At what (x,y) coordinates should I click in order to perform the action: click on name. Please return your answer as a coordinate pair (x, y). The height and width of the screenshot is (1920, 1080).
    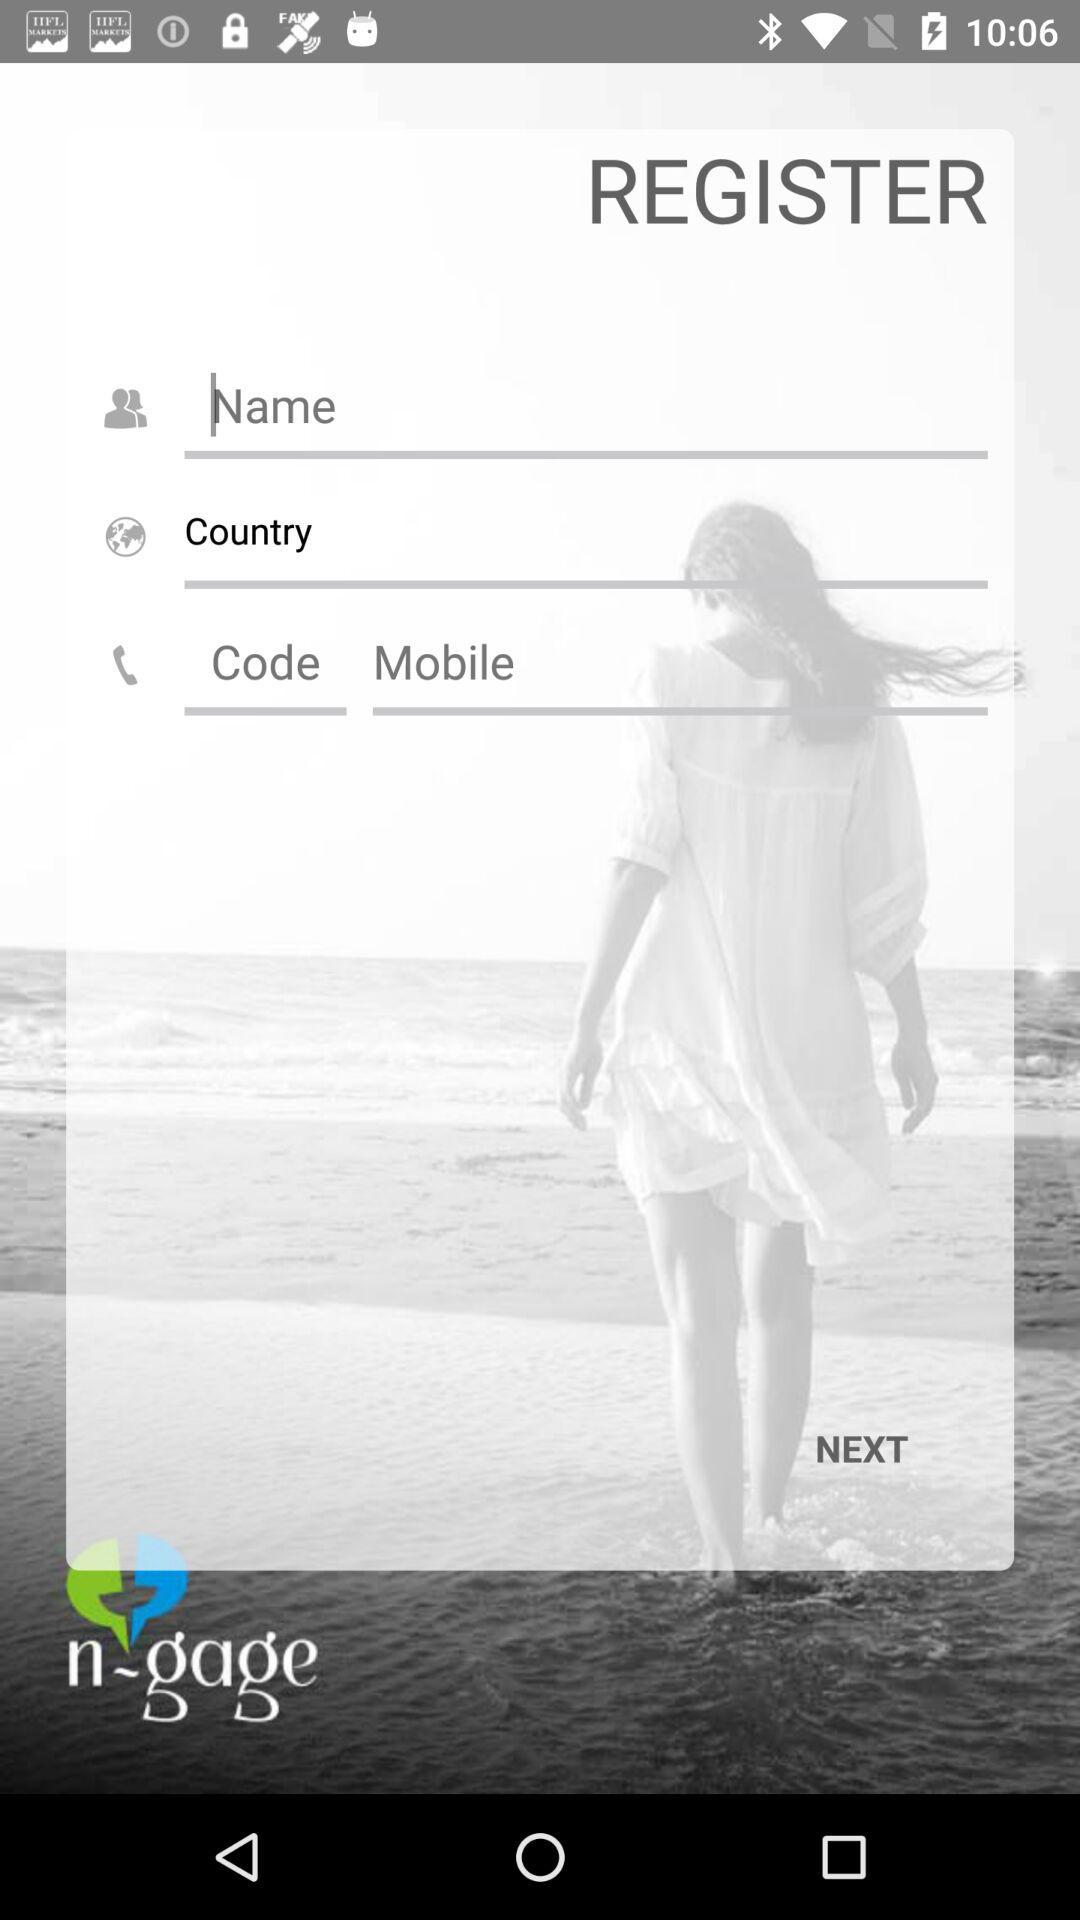
    Looking at the image, I should click on (585, 403).